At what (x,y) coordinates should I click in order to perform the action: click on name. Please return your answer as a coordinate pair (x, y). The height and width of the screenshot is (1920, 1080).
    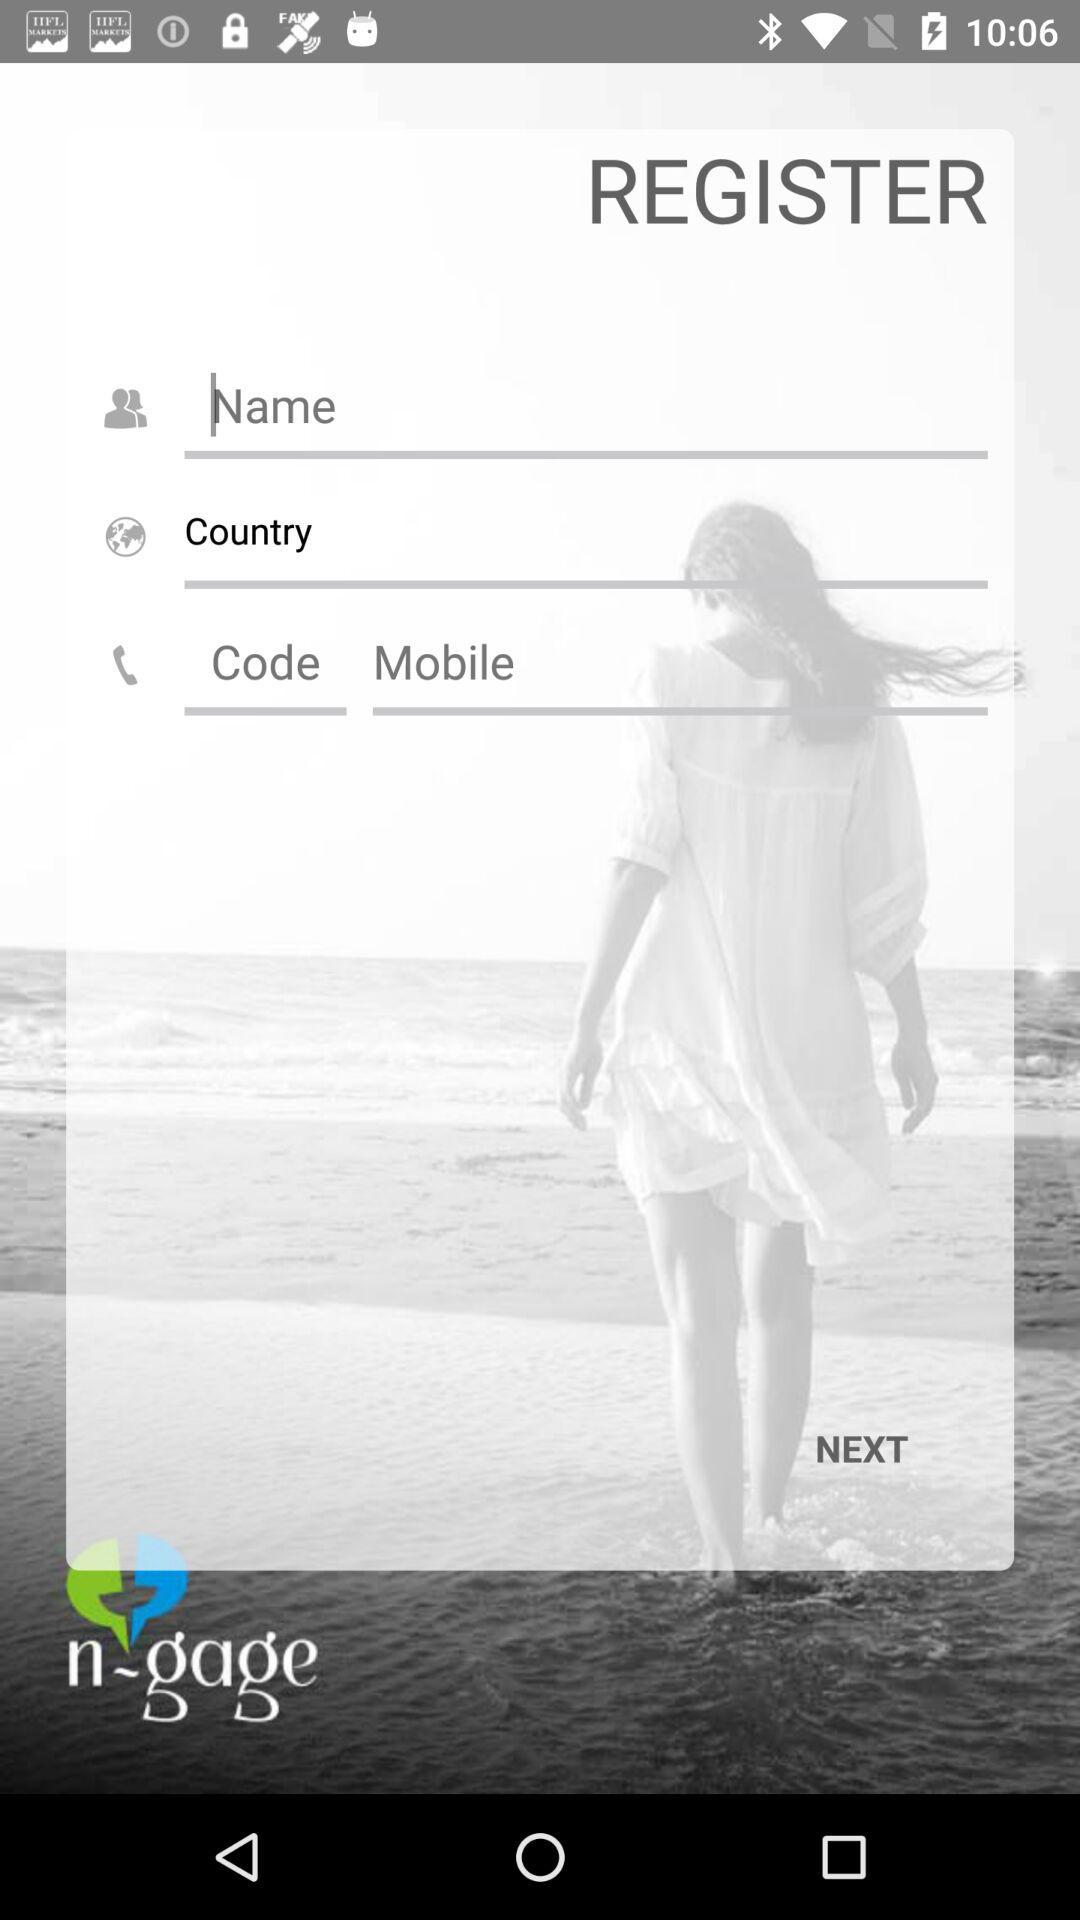
    Looking at the image, I should click on (585, 403).